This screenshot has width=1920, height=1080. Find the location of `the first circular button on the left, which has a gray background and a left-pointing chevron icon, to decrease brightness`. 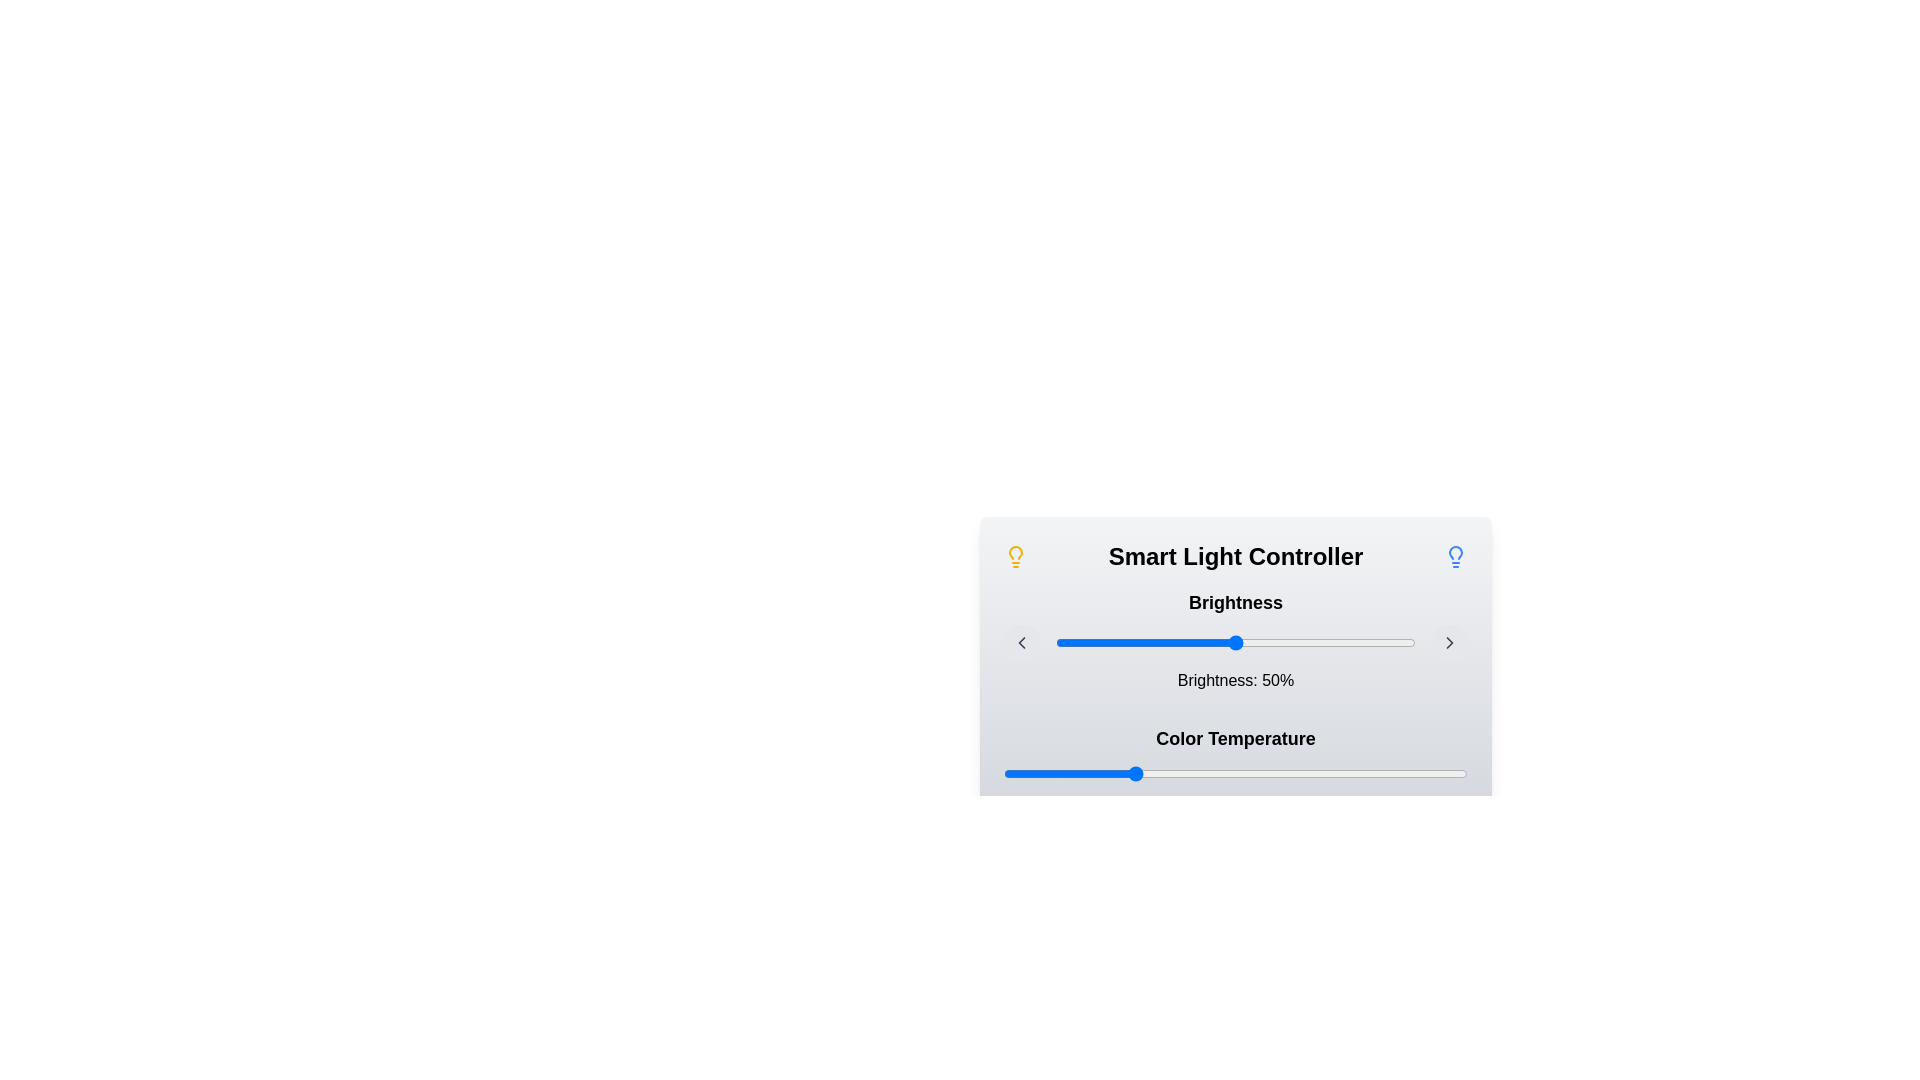

the first circular button on the left, which has a gray background and a left-pointing chevron icon, to decrease brightness is located at coordinates (1022, 643).